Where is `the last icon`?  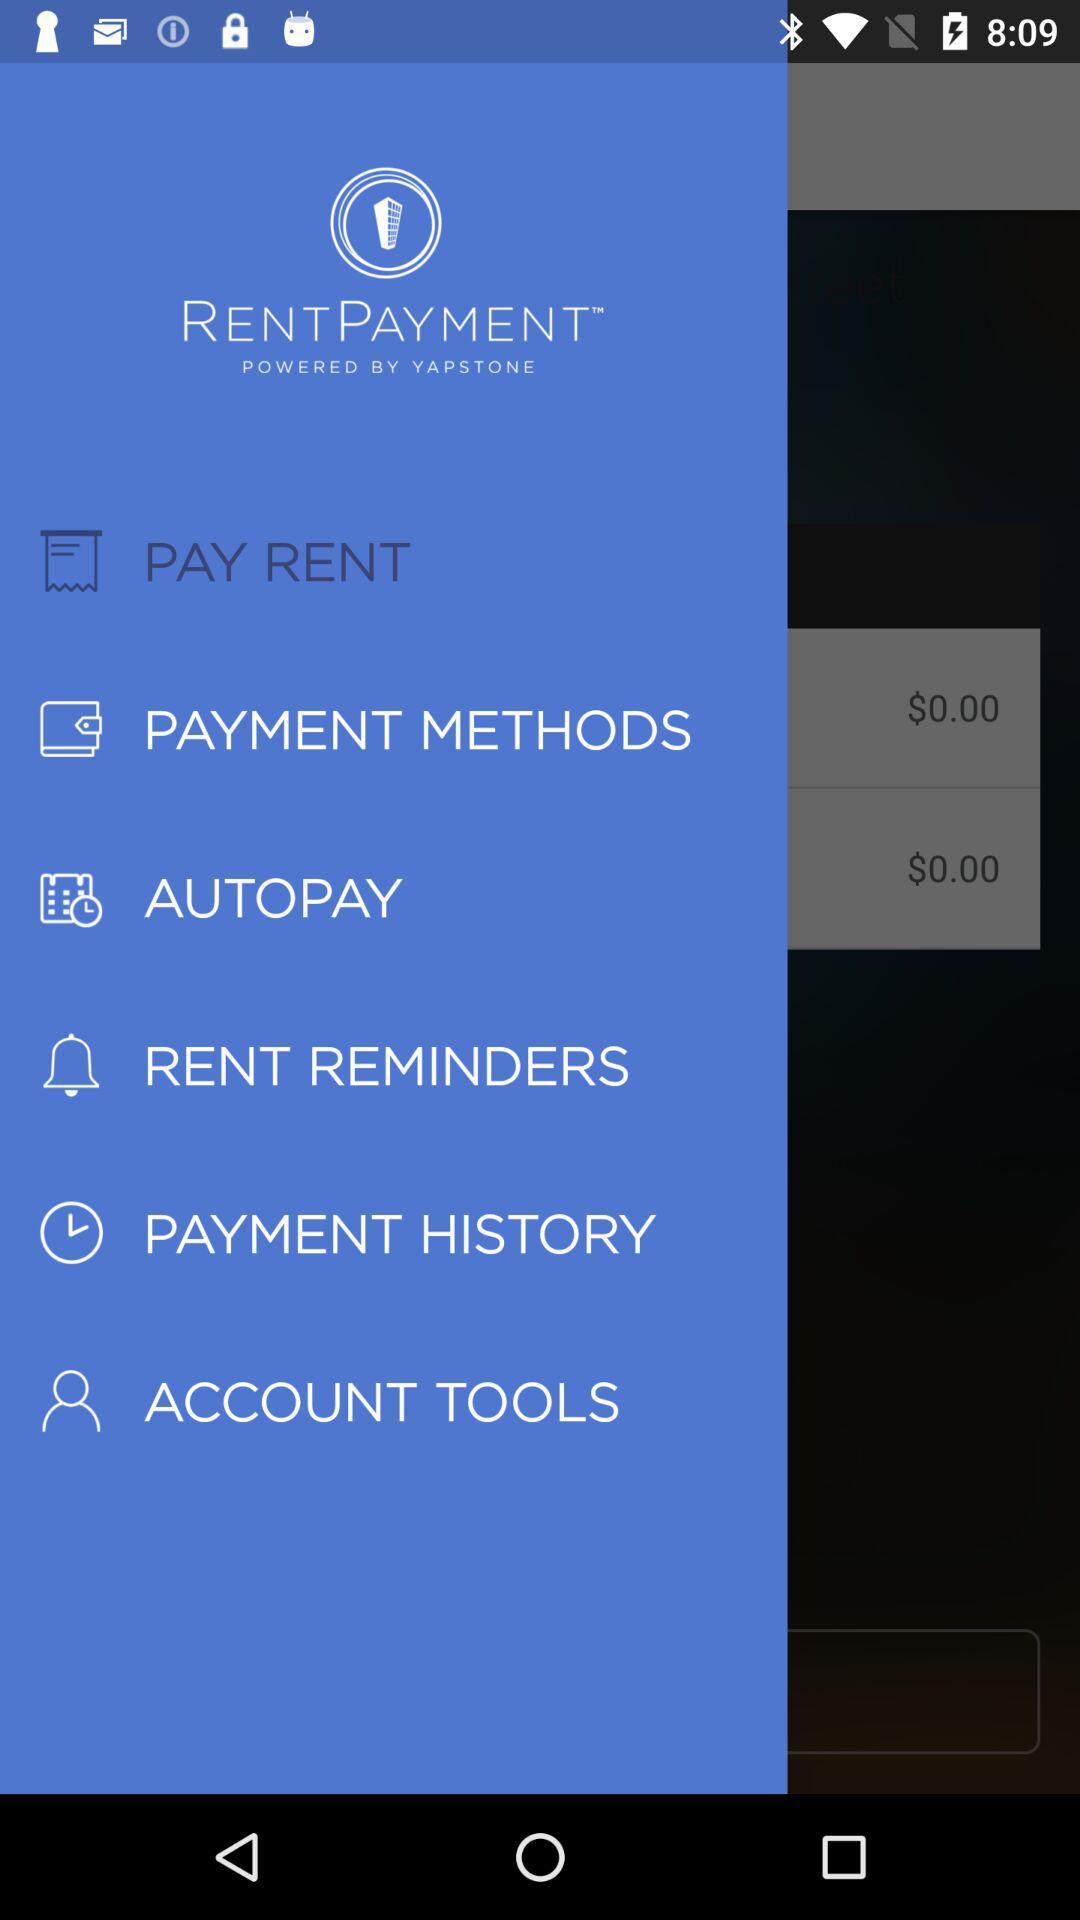
the last icon is located at coordinates (70, 1400).